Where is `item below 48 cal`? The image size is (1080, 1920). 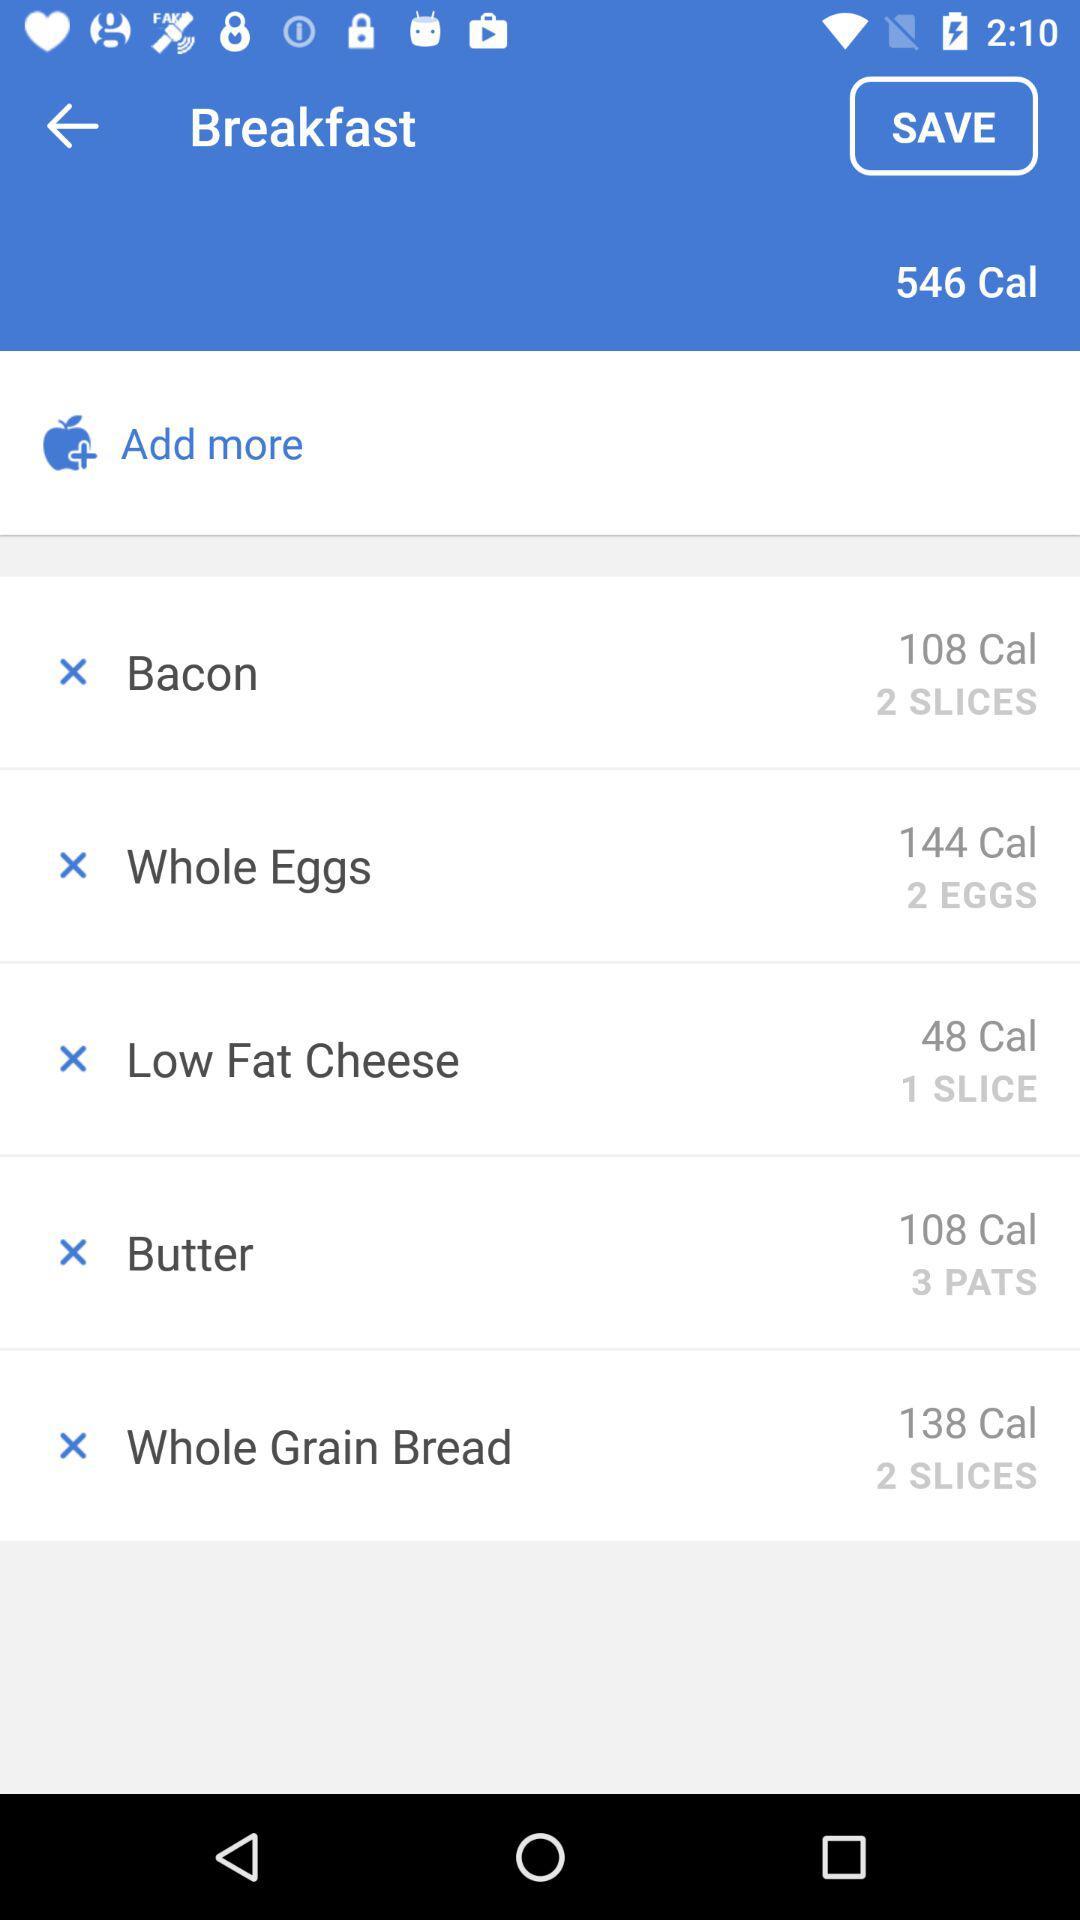 item below 48 cal is located at coordinates (967, 1086).